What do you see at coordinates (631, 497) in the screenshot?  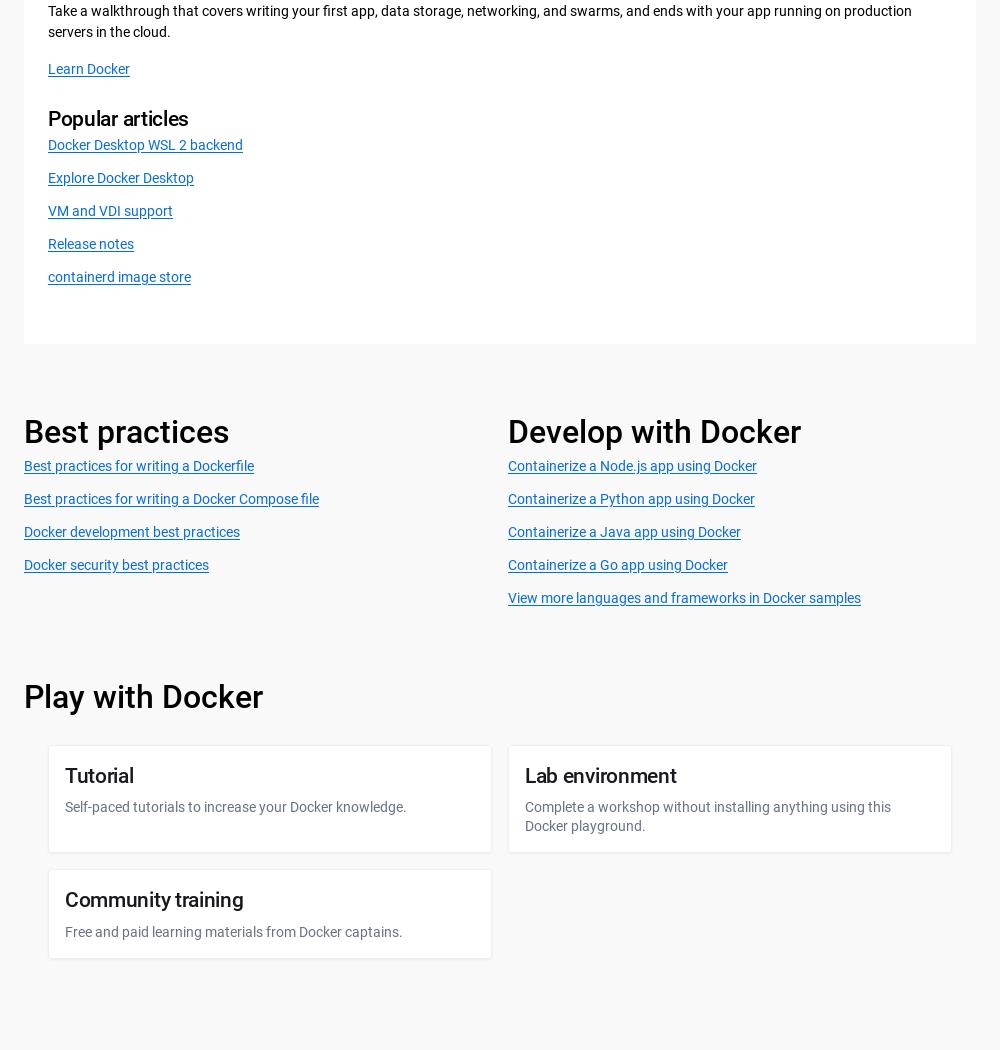 I see `'Containerize a Python app using Docker'` at bounding box center [631, 497].